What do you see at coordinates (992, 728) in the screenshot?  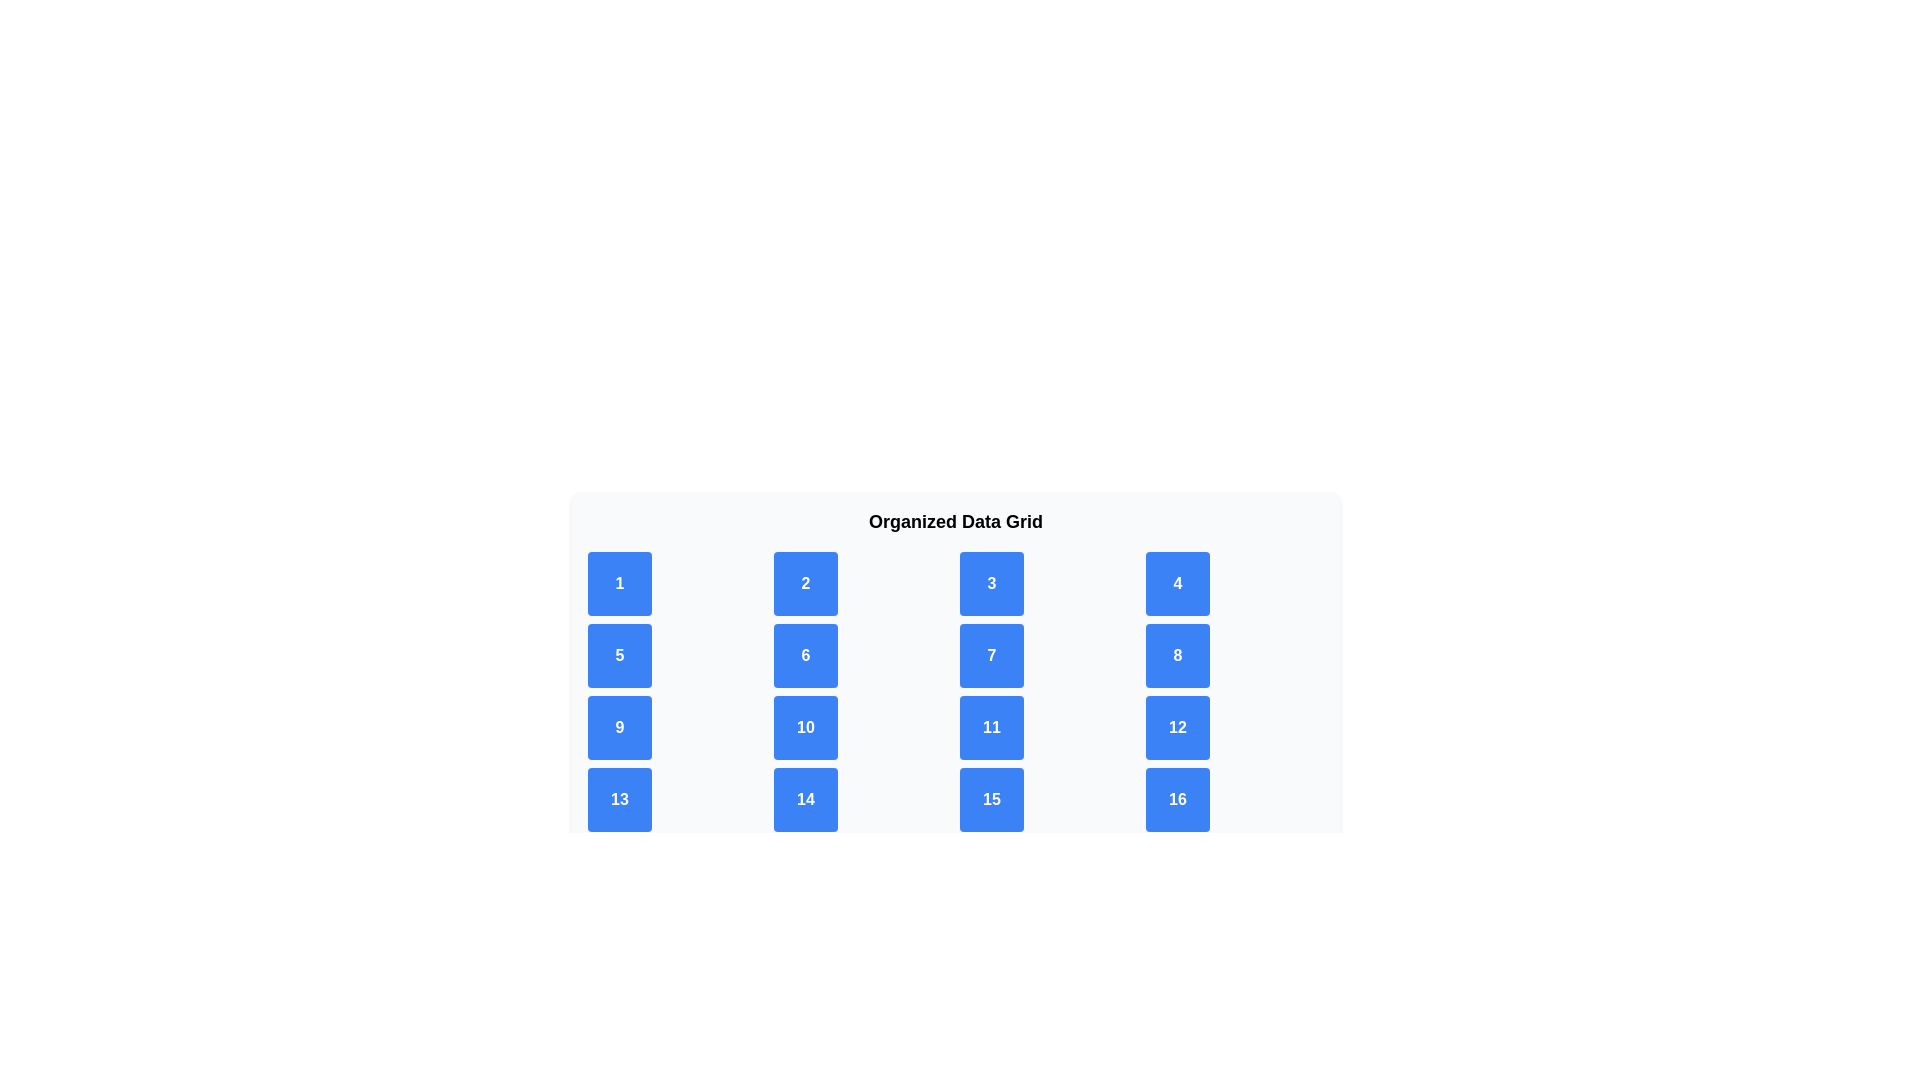 I see `the button labeled '11' located in the third column and third row of a four-column grid, positioned between '7' and '15'` at bounding box center [992, 728].